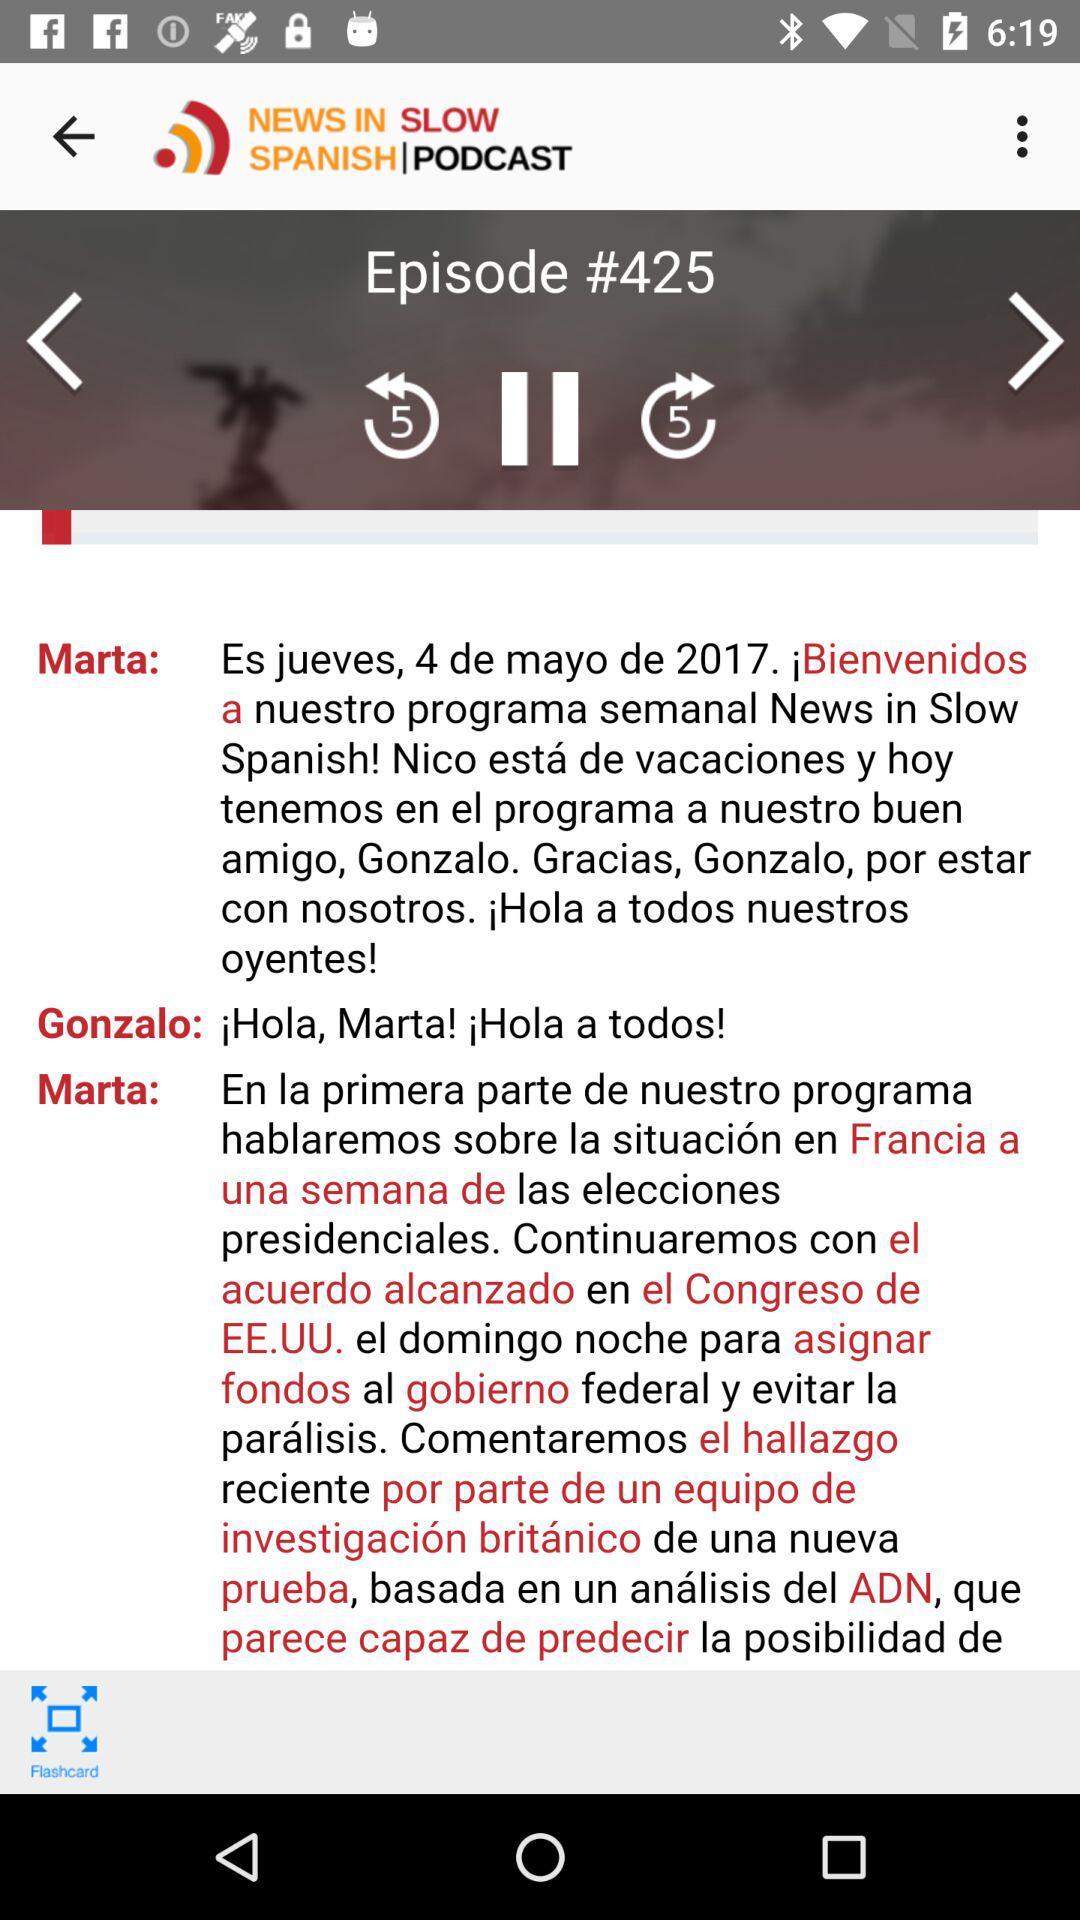 The height and width of the screenshot is (1920, 1080). Describe the element at coordinates (401, 415) in the screenshot. I see `the av_rewind icon` at that location.